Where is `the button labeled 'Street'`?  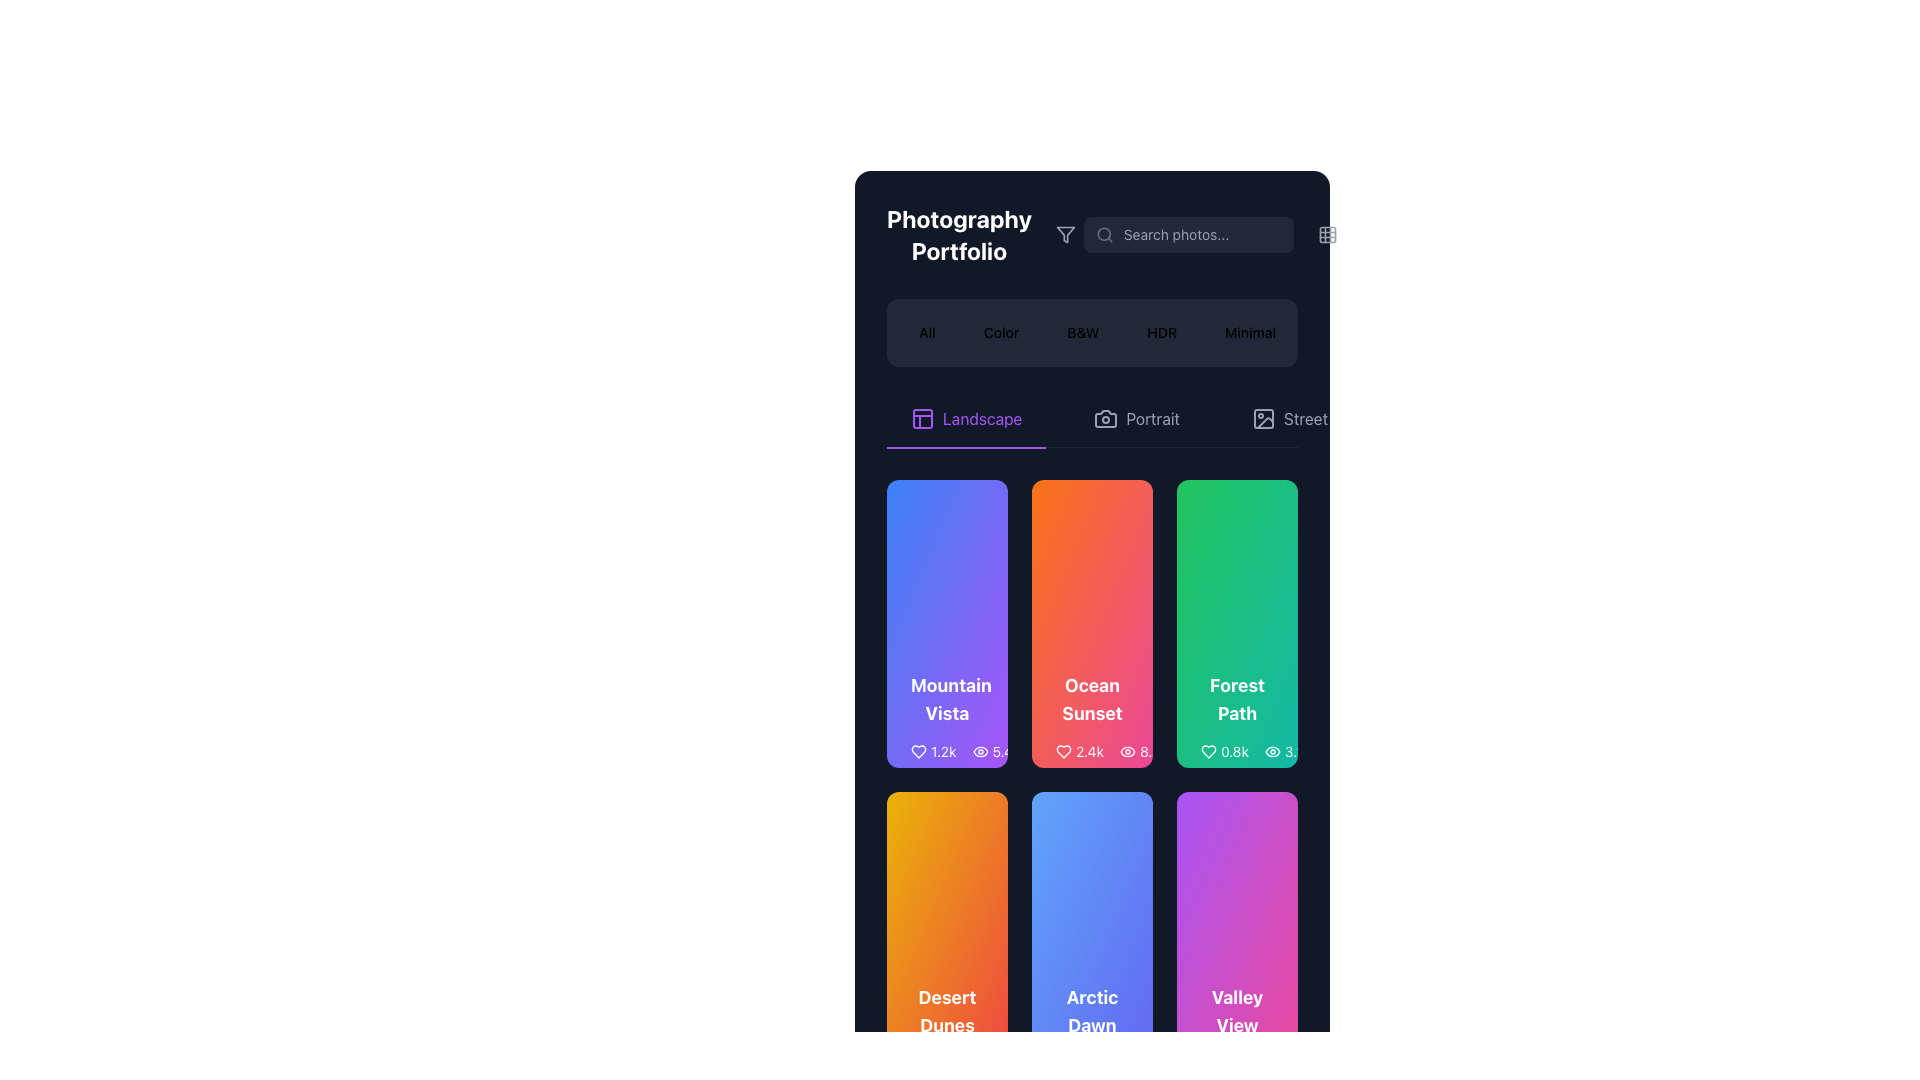
the button labeled 'Street' is located at coordinates (1290, 418).